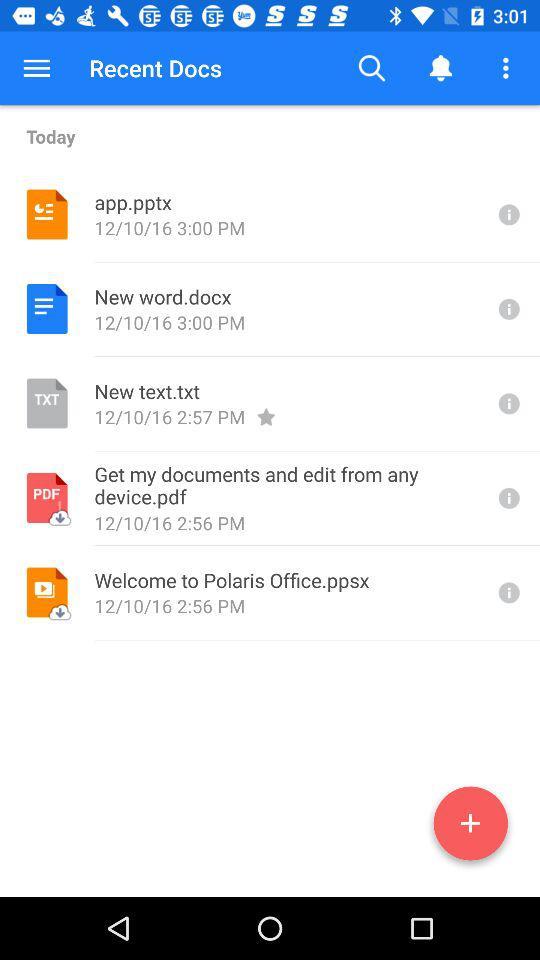 This screenshot has width=540, height=960. What do you see at coordinates (507, 214) in the screenshot?
I see `extra information of file` at bounding box center [507, 214].